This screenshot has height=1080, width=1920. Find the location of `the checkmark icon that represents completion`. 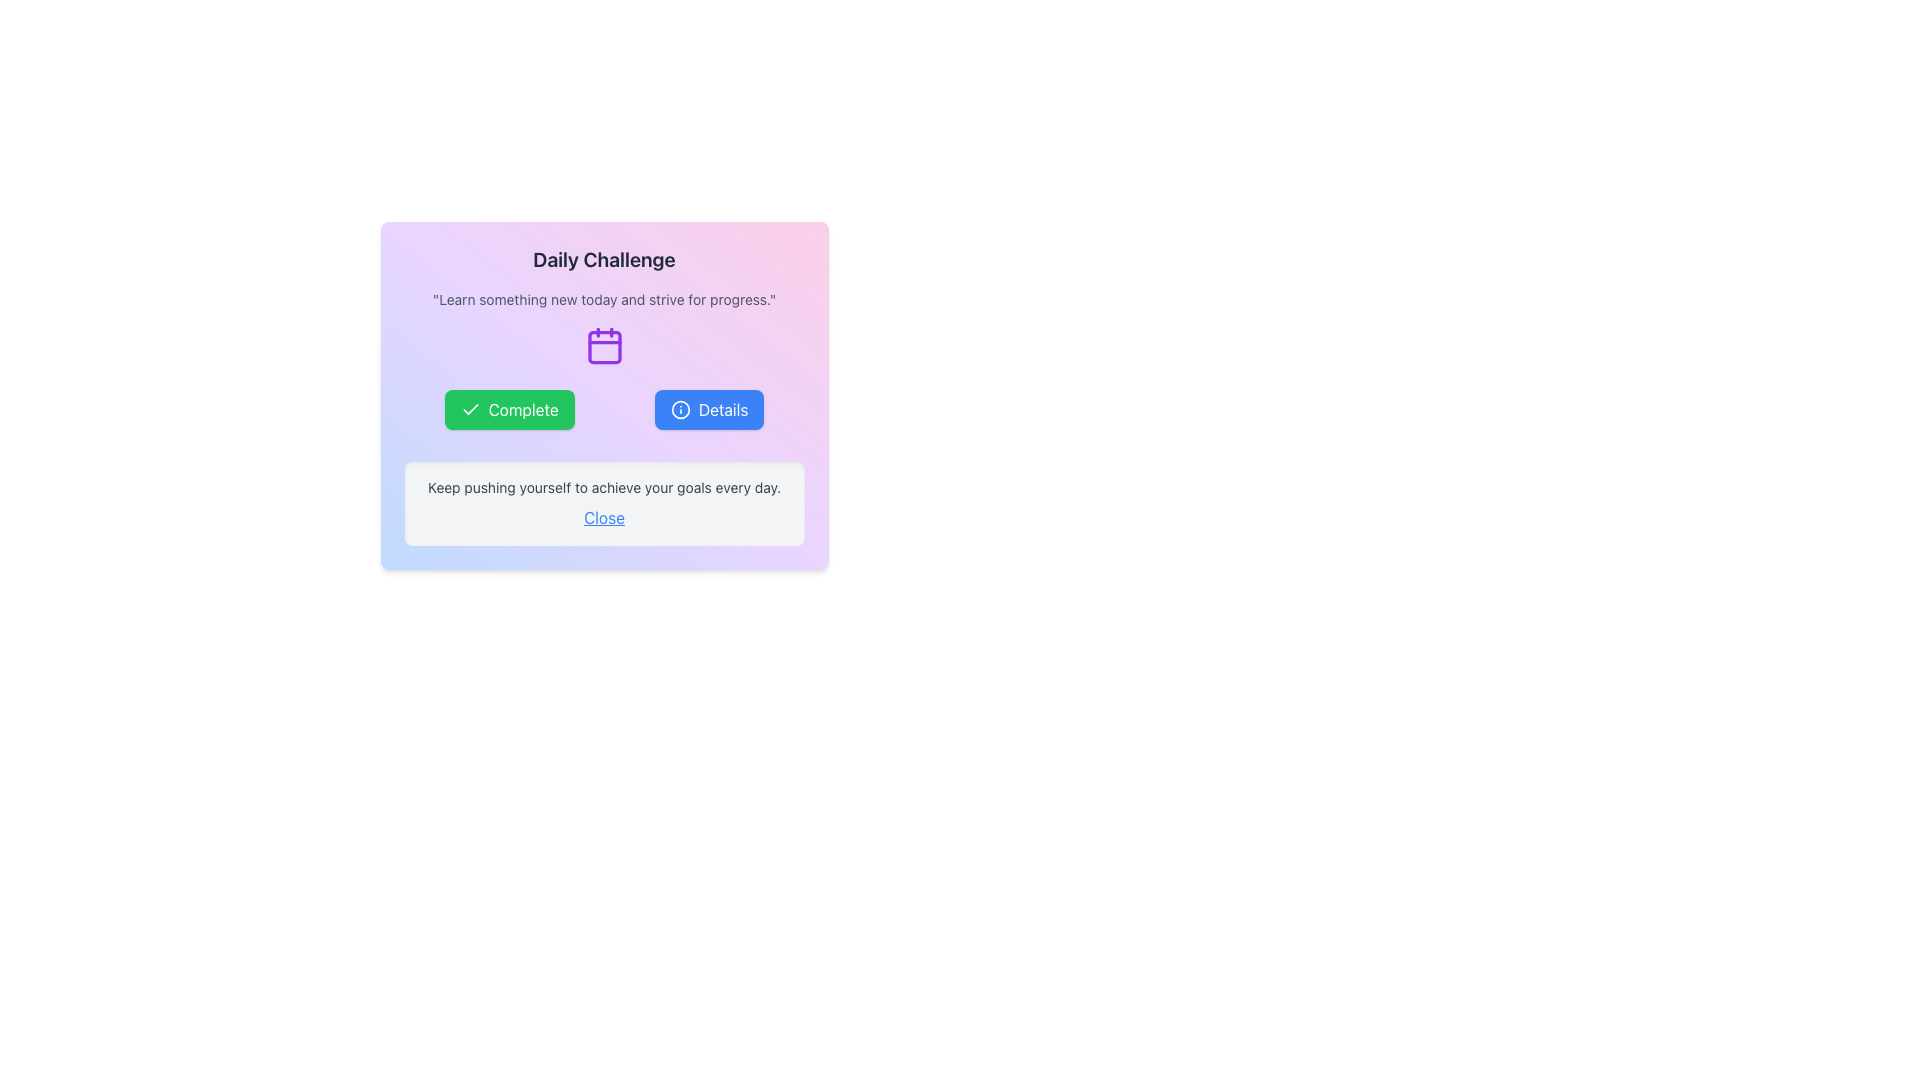

the checkmark icon that represents completion is located at coordinates (469, 408).